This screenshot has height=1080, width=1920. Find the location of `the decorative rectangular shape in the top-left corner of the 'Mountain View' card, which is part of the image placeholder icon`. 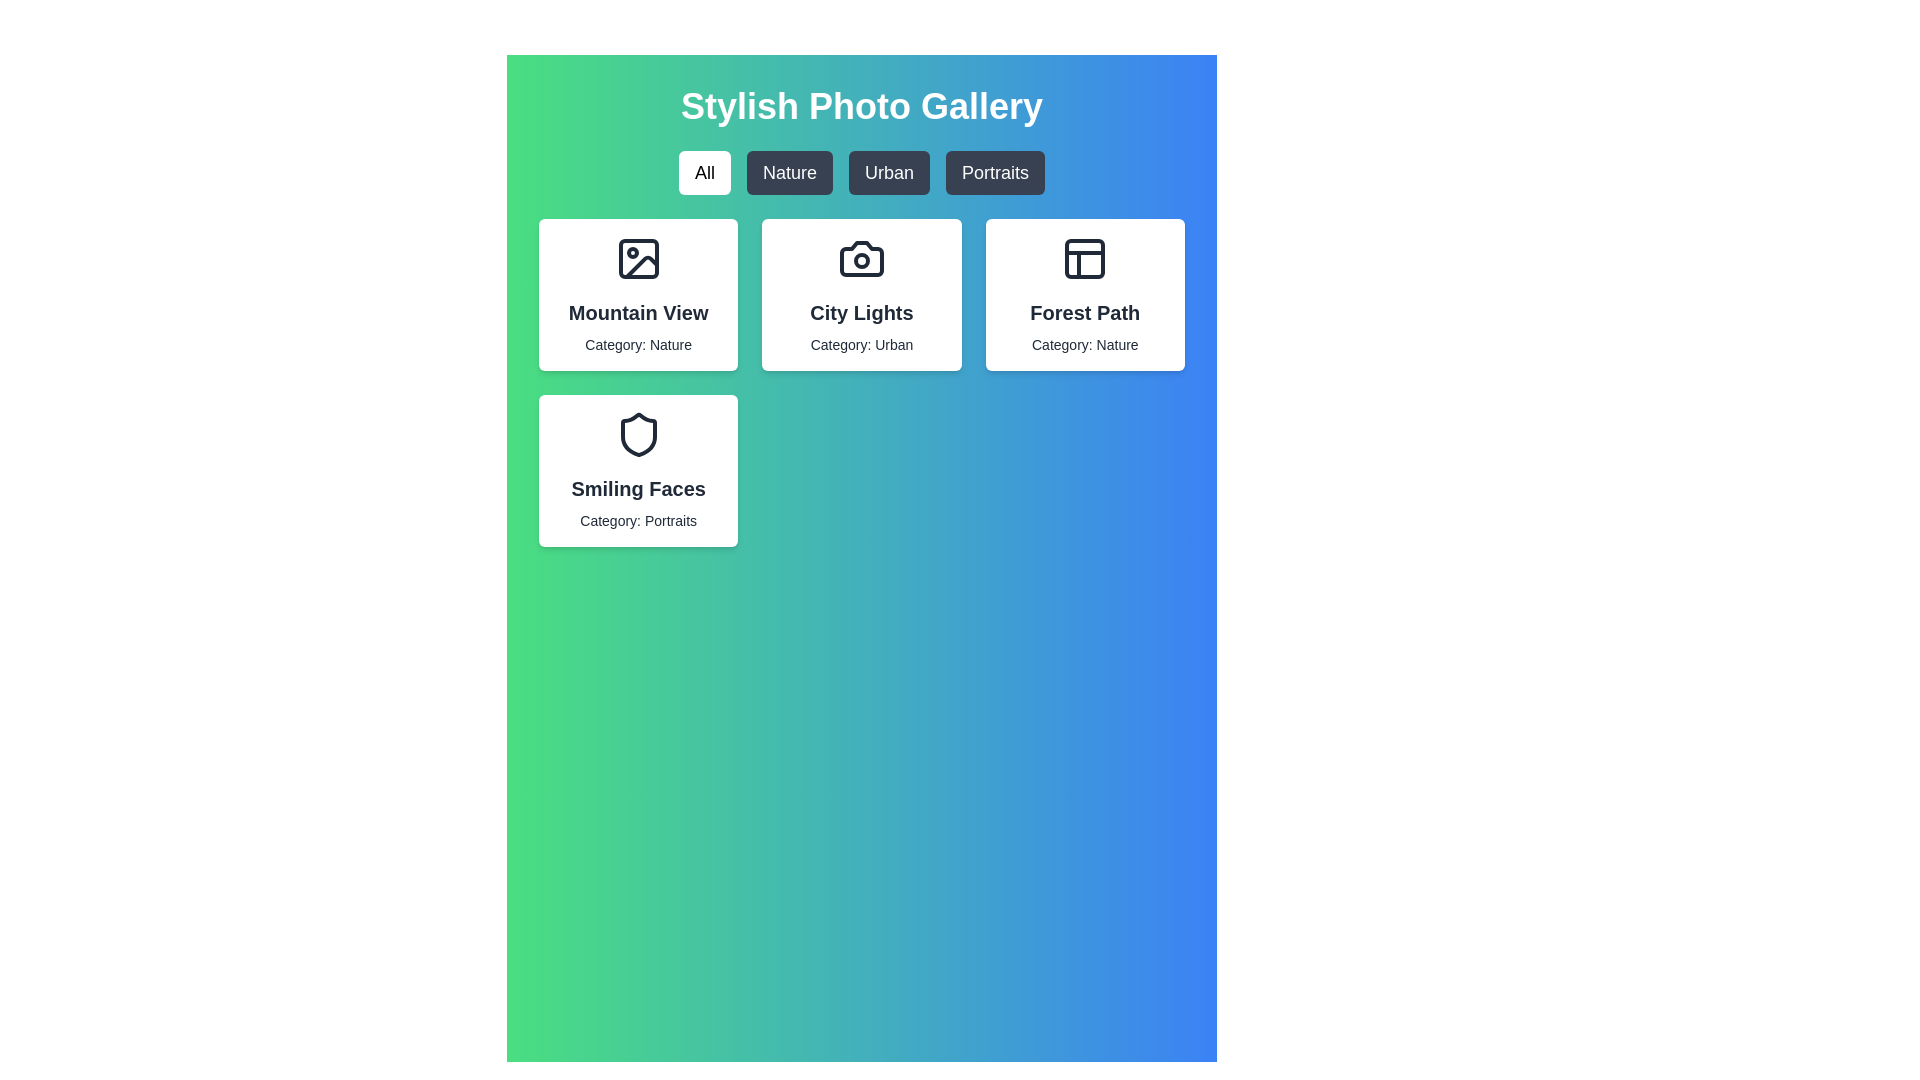

the decorative rectangular shape in the top-left corner of the 'Mountain View' card, which is part of the image placeholder icon is located at coordinates (637, 257).